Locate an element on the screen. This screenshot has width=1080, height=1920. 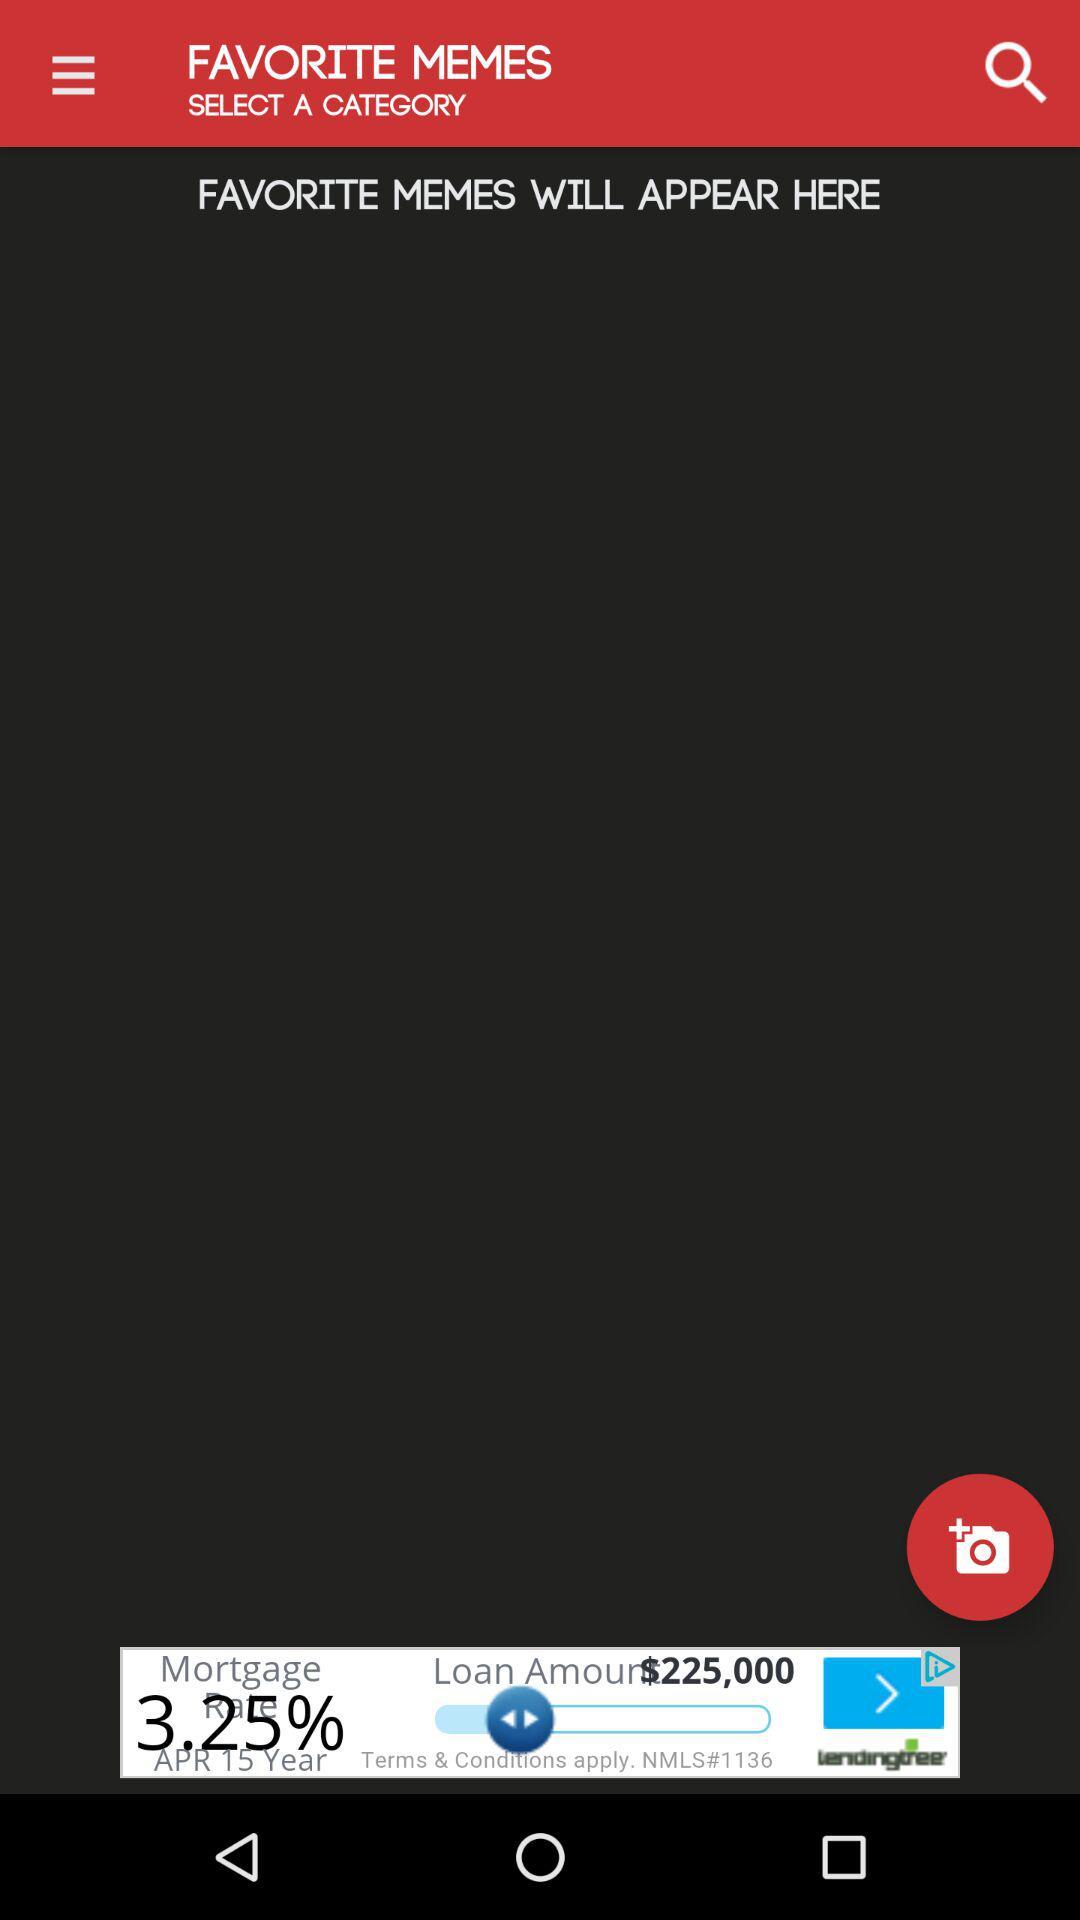
the photo icon is located at coordinates (979, 1546).